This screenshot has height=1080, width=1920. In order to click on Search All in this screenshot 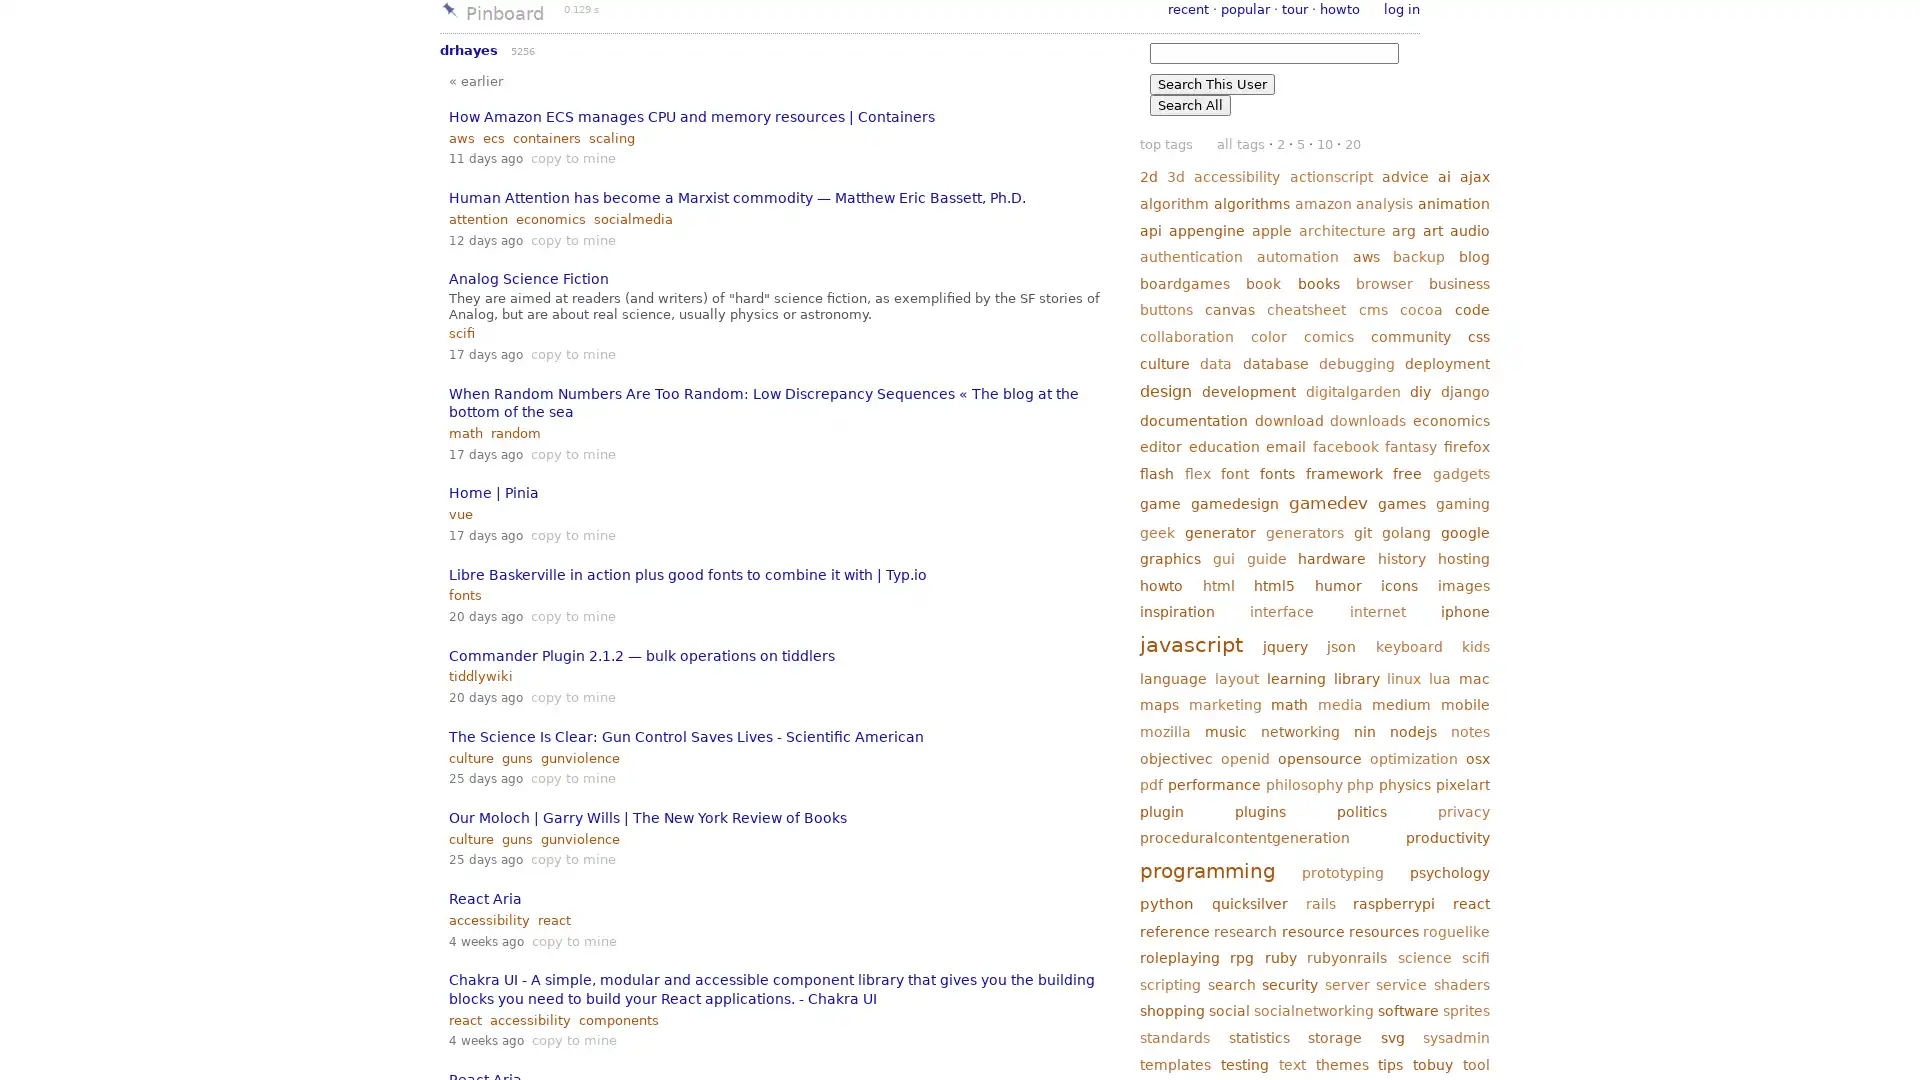, I will do `click(1190, 105)`.